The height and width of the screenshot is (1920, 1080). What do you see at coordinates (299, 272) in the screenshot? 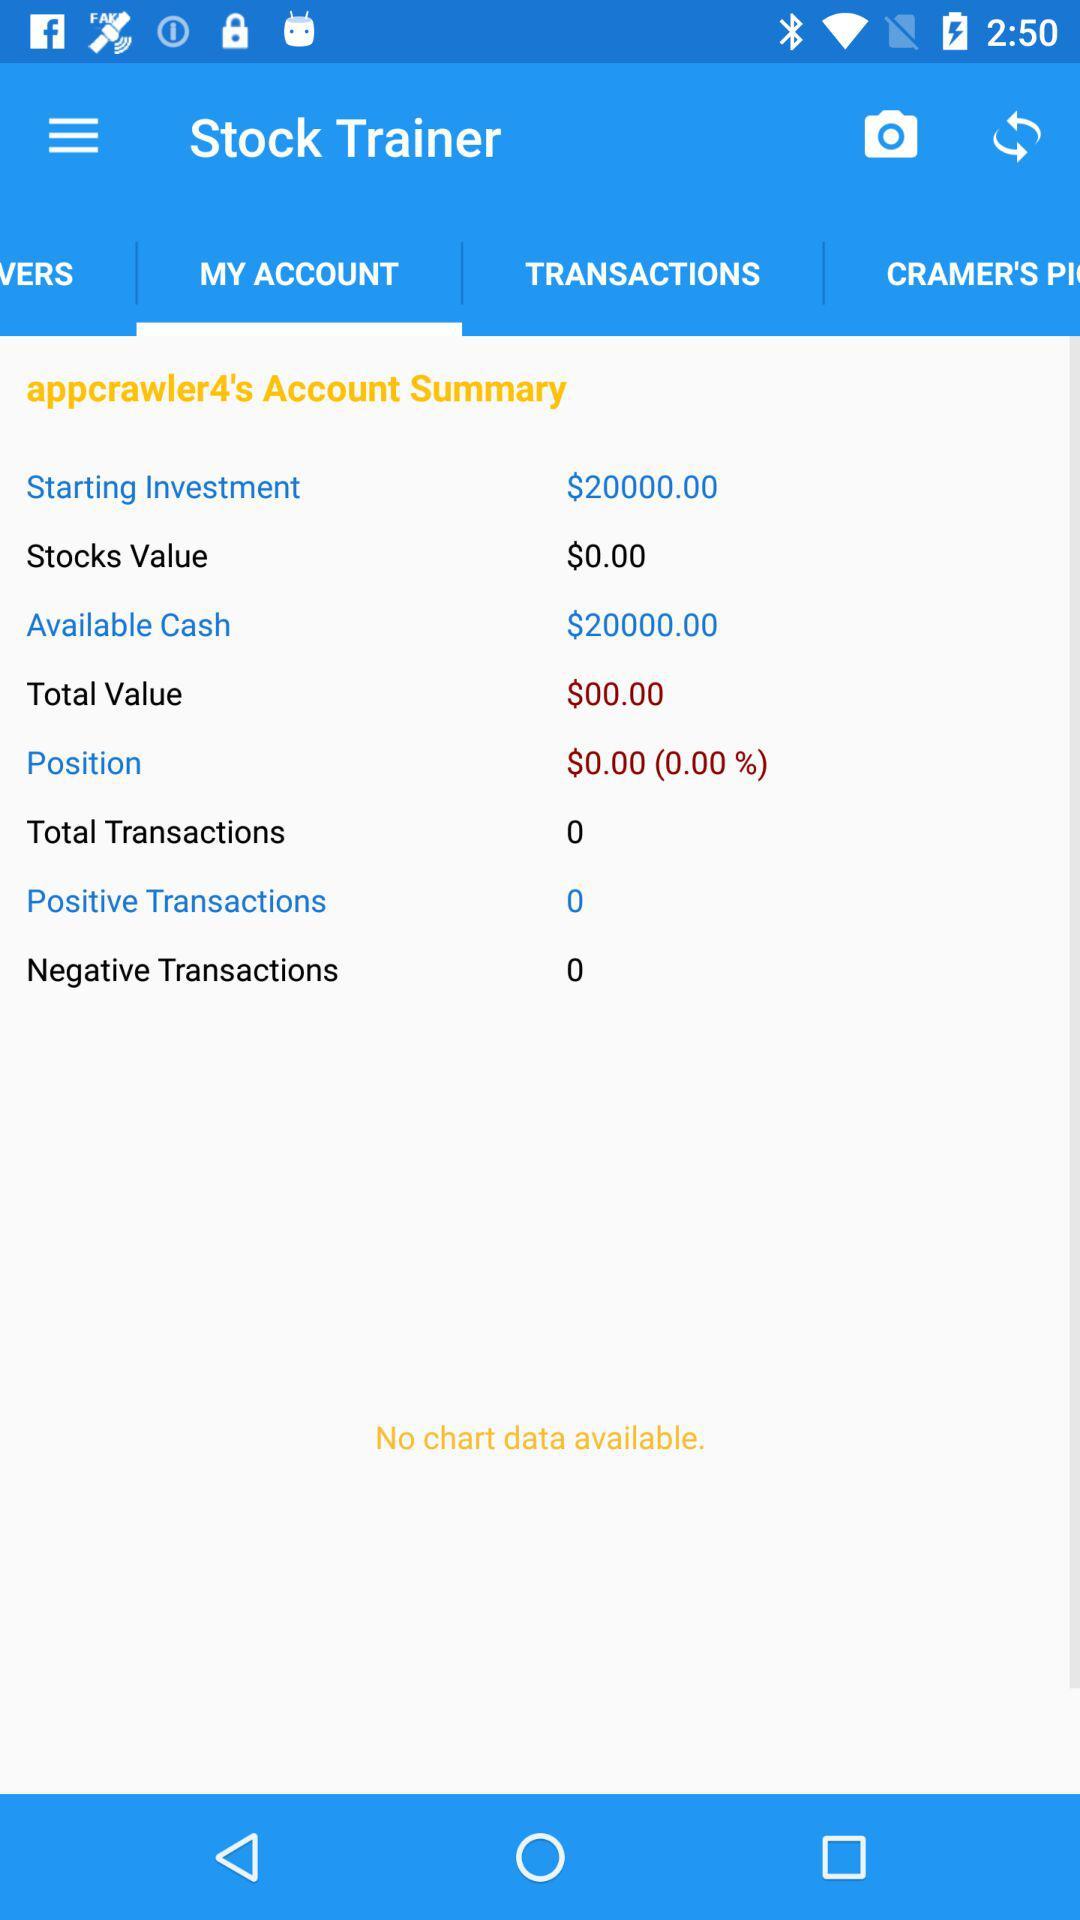
I see `the app to the right of the top movers` at bounding box center [299, 272].